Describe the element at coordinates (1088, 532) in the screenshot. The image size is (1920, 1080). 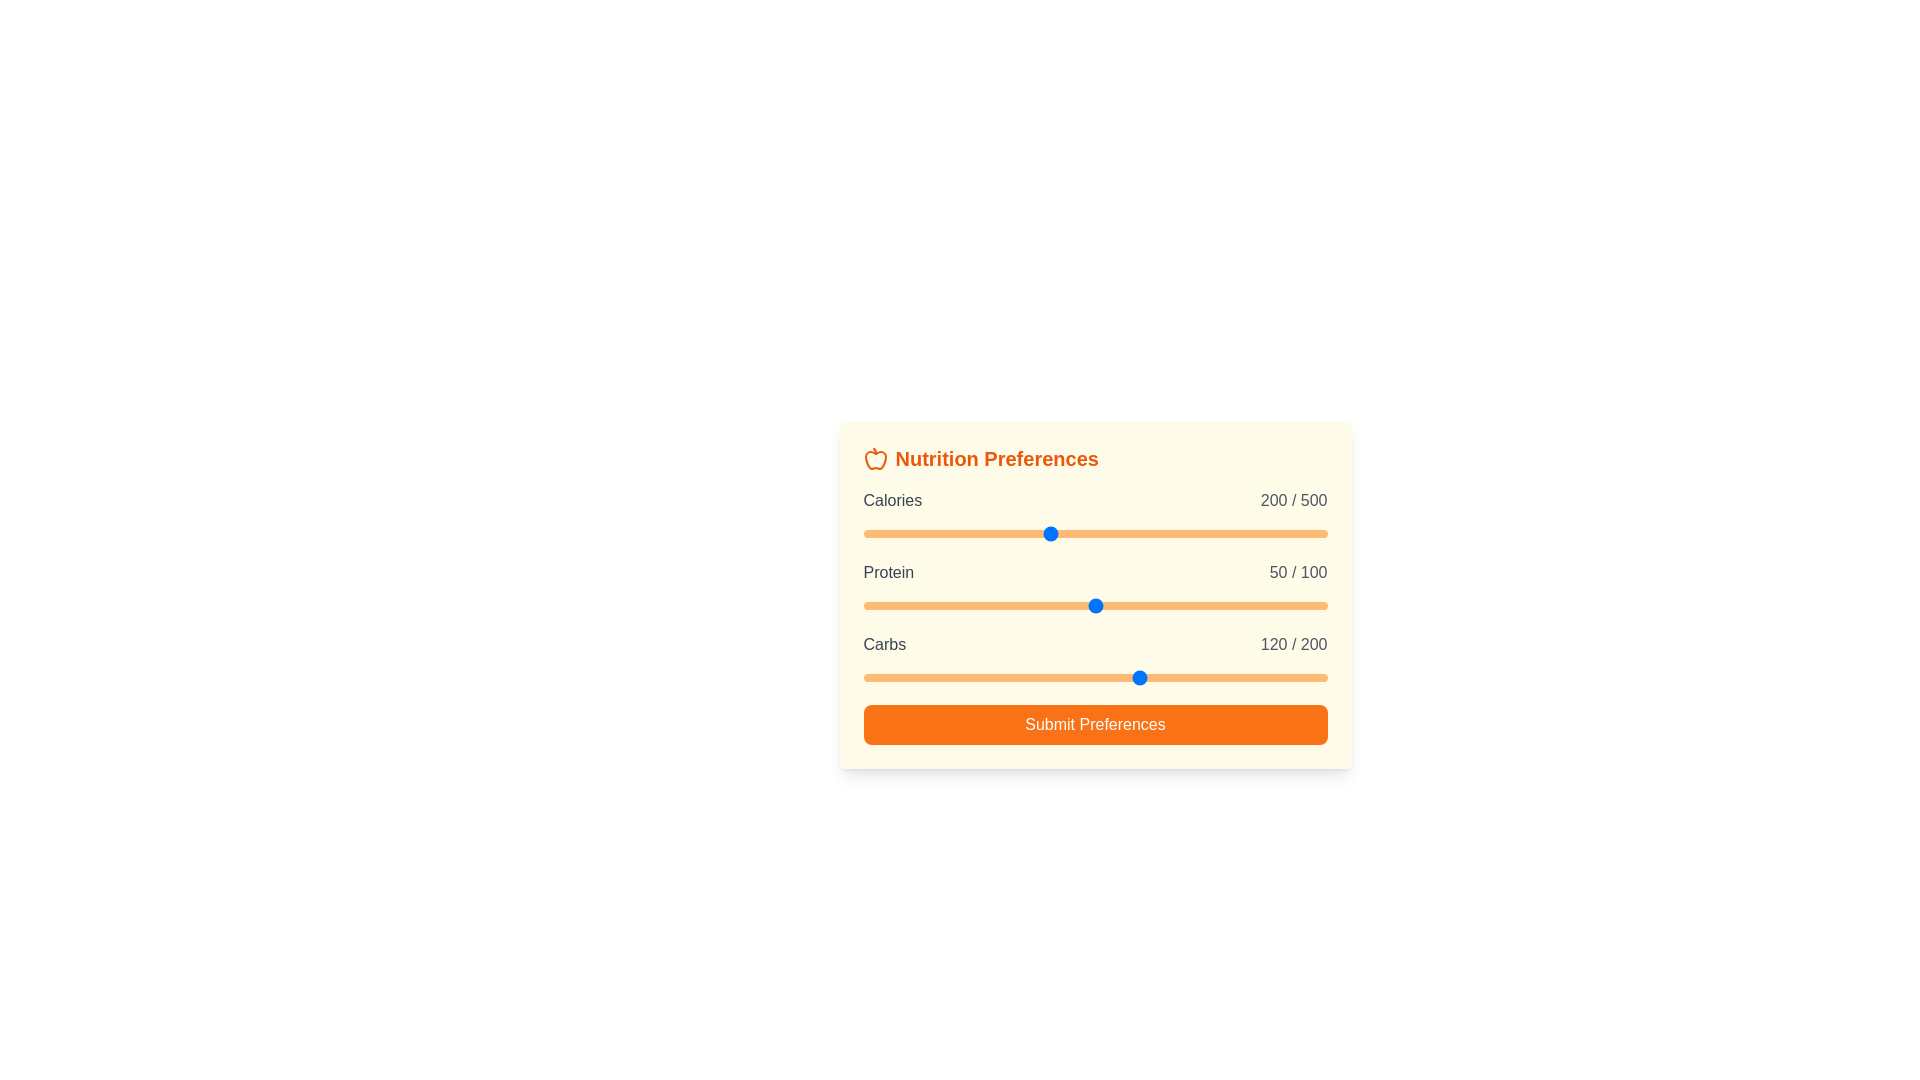
I see `calorie intake` at that location.